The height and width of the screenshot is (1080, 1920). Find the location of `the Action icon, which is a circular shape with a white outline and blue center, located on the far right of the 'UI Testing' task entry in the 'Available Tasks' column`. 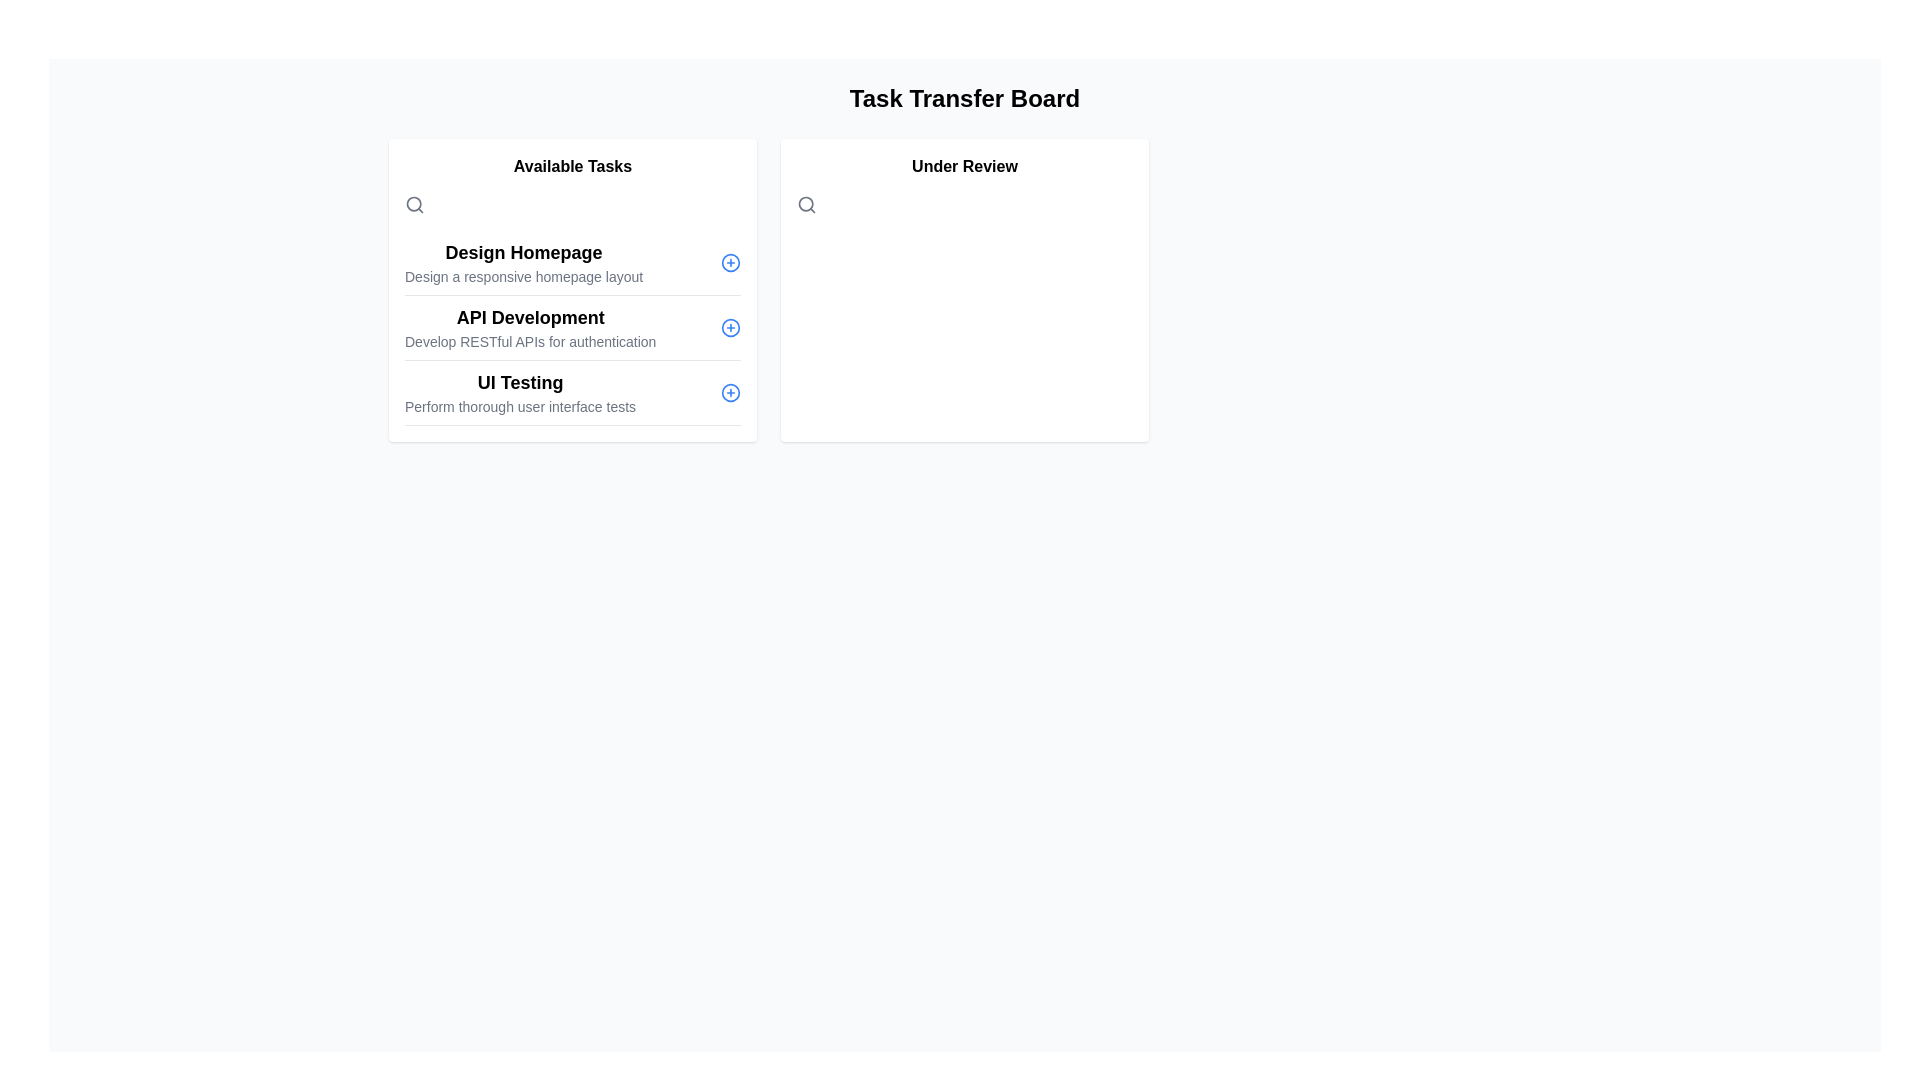

the Action icon, which is a circular shape with a white outline and blue center, located on the far right of the 'UI Testing' task entry in the 'Available Tasks' column is located at coordinates (729, 393).